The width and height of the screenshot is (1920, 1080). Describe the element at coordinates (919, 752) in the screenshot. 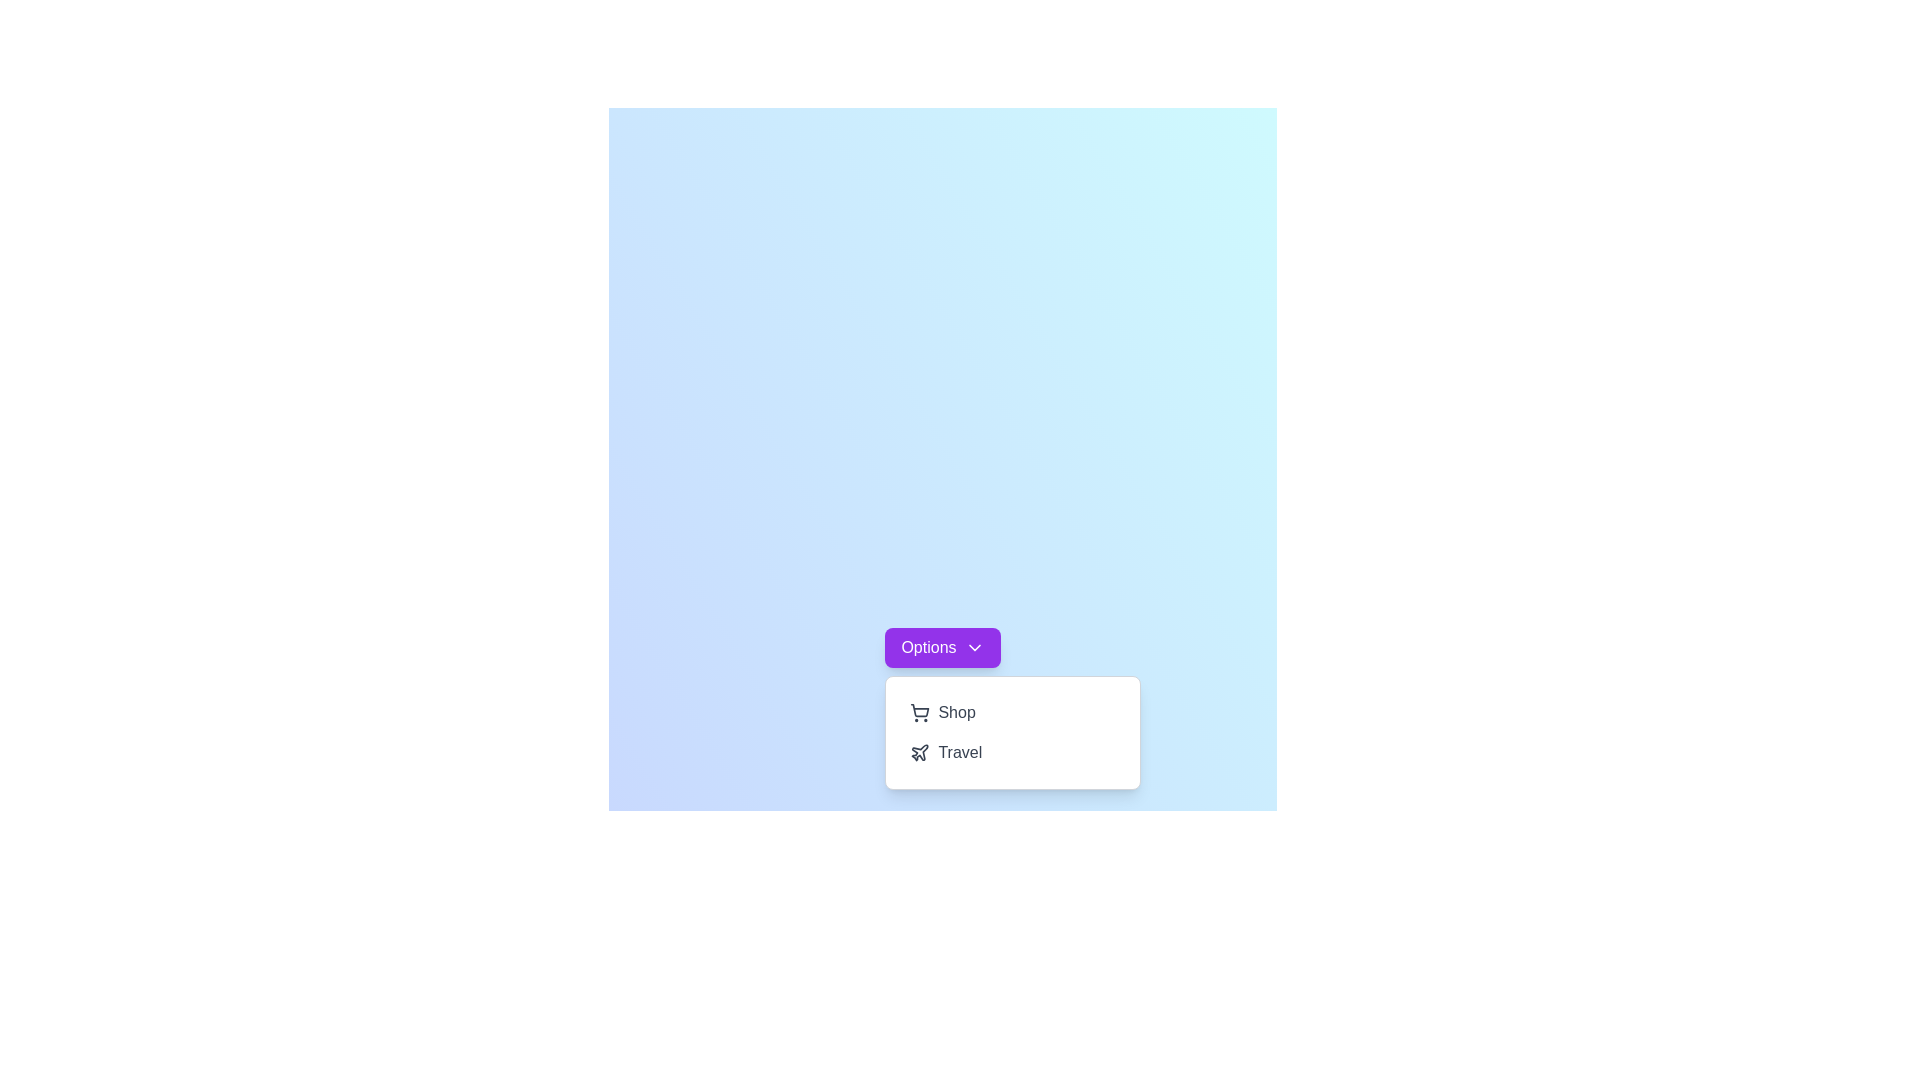

I see `the 'Travel' graphic icon in the dropdown menu, which is positioned directly to the left of the 'Travel' label and below the purple 'Options' button` at that location.